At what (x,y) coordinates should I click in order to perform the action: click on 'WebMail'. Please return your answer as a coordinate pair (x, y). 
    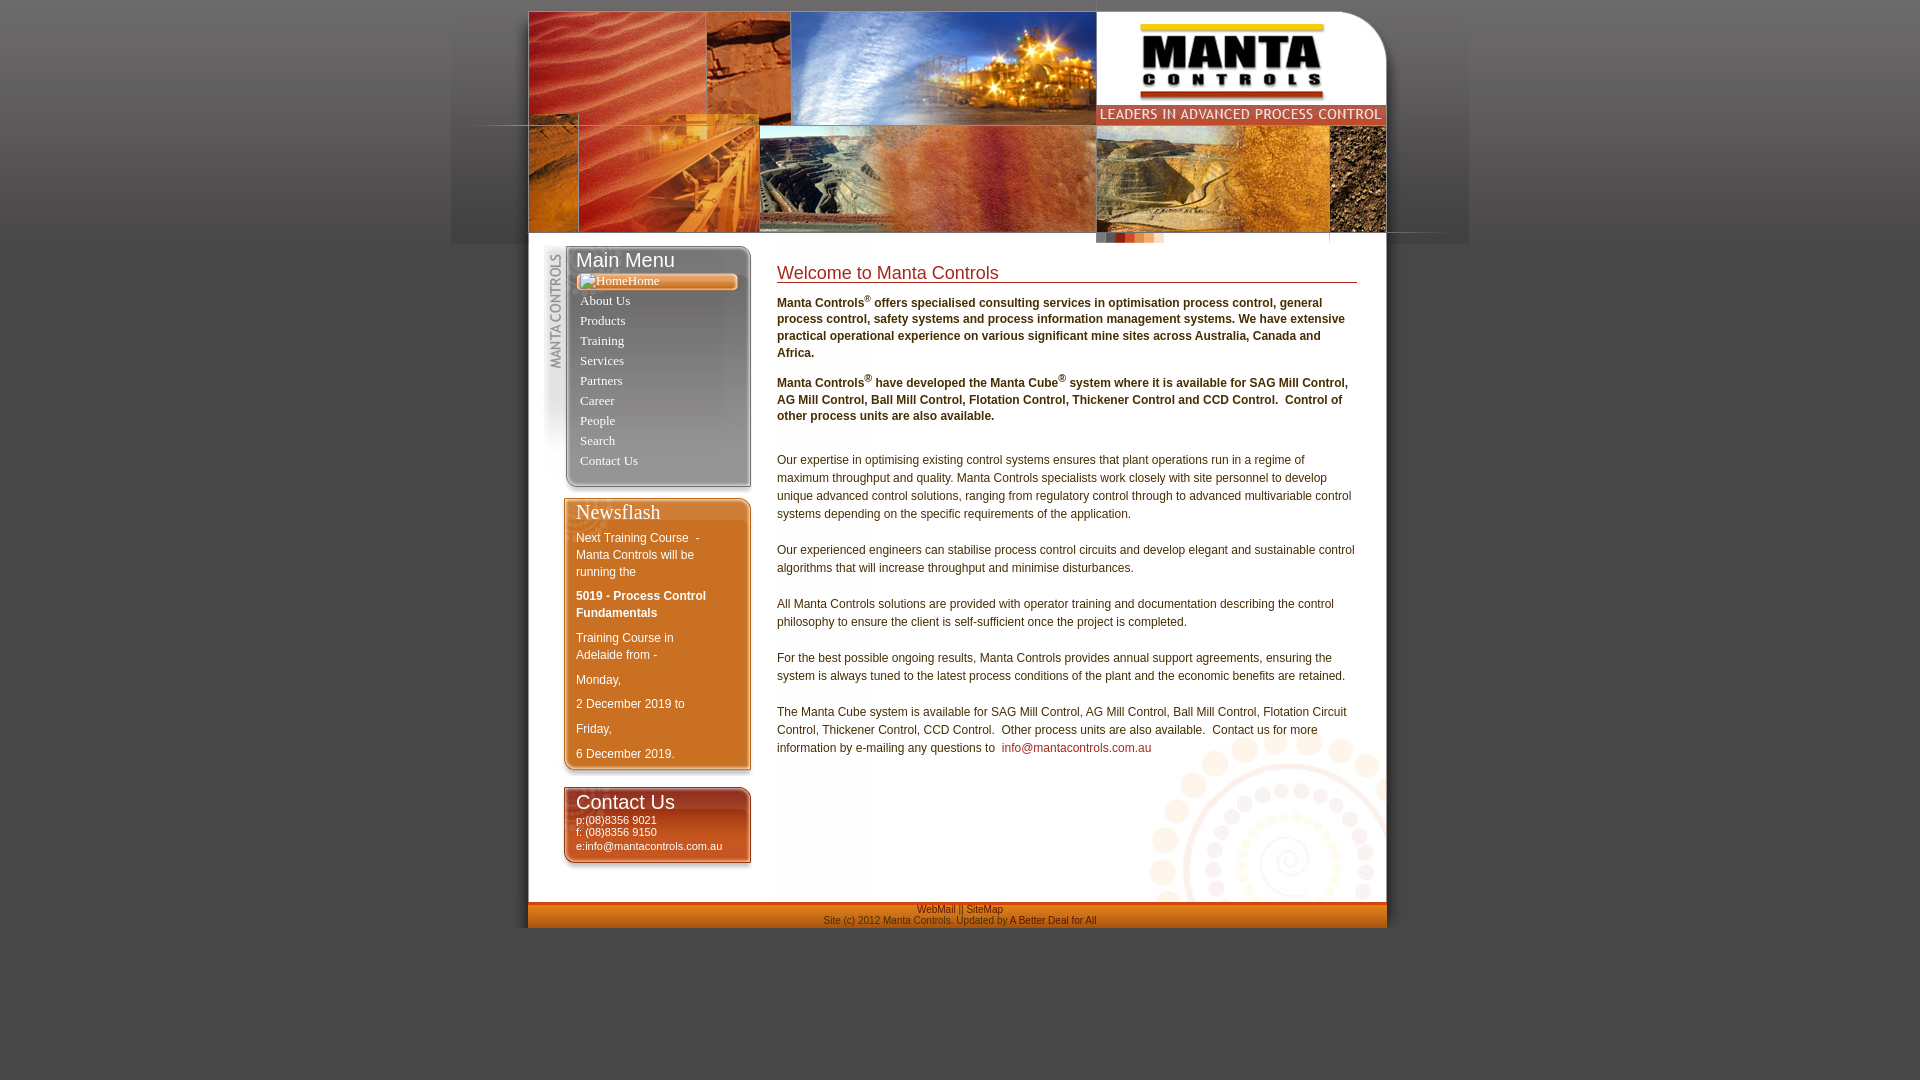
    Looking at the image, I should click on (915, 909).